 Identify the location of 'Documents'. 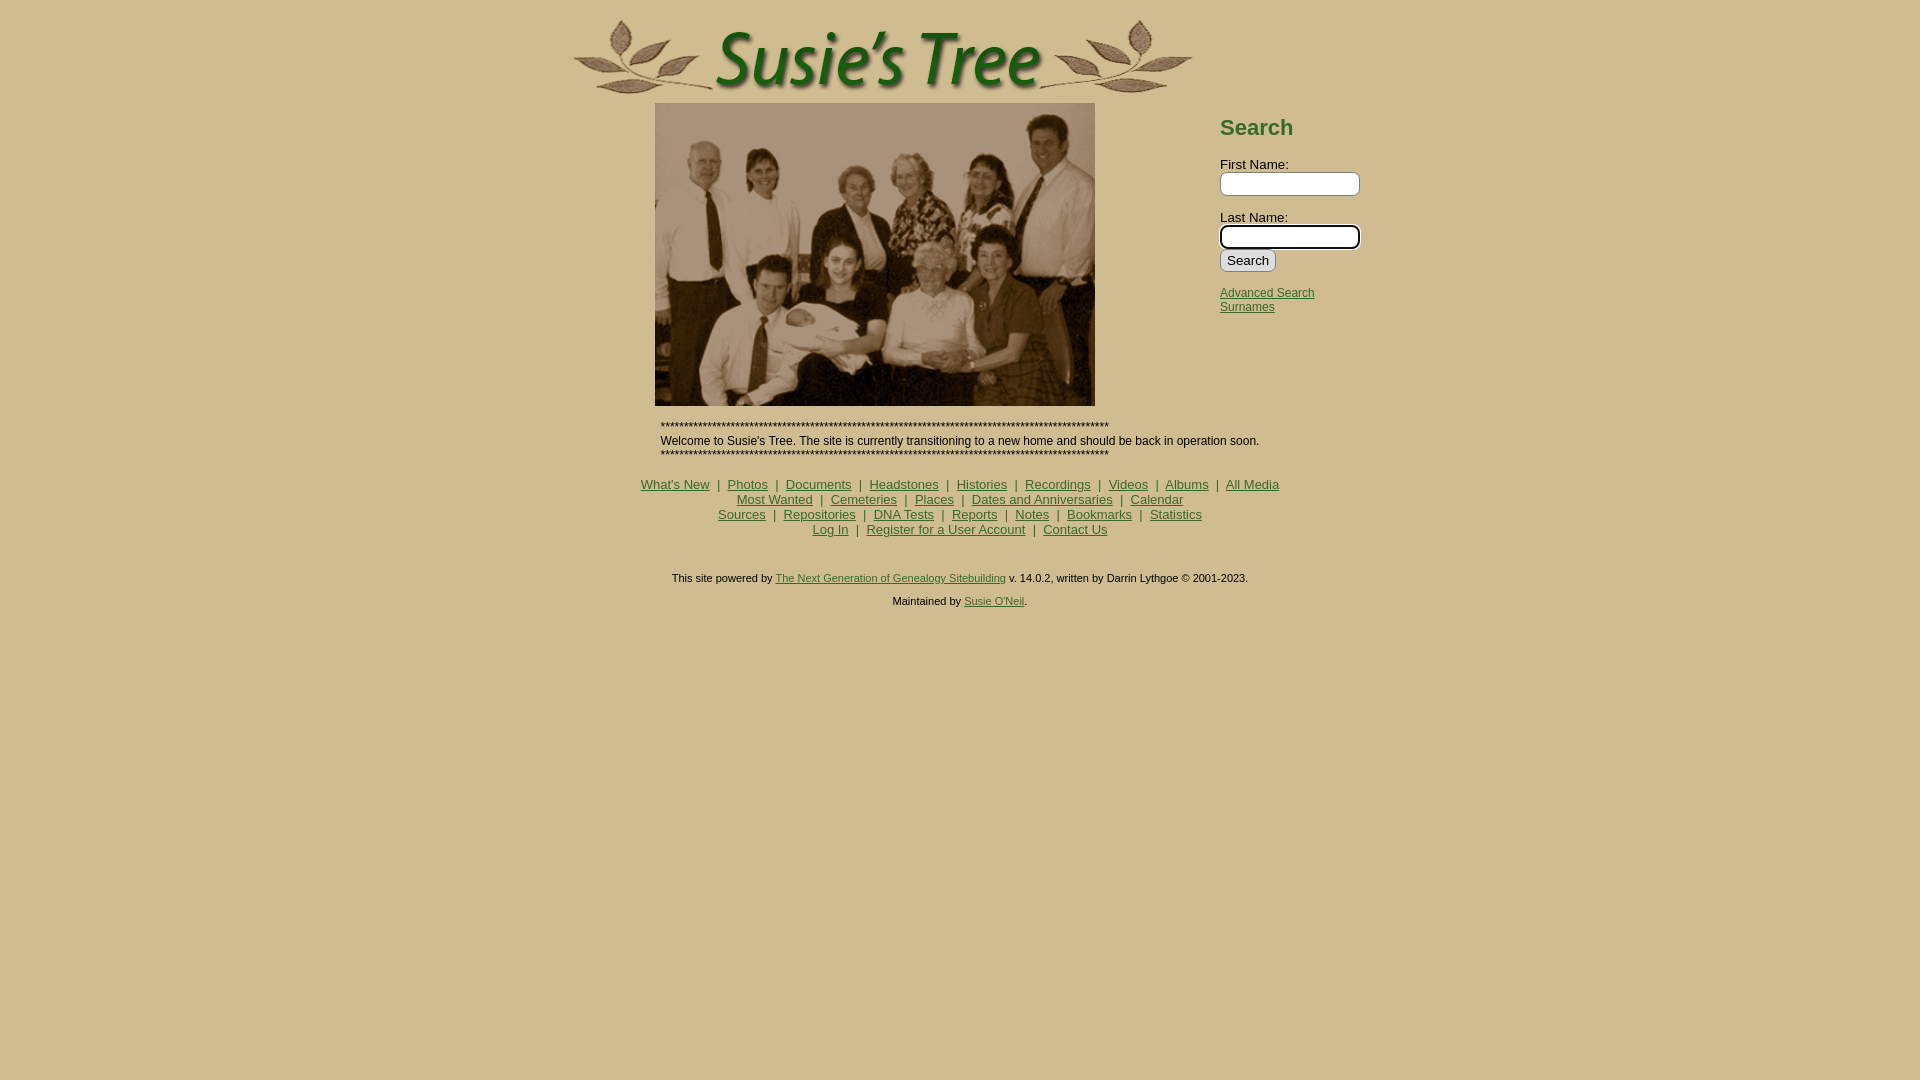
(819, 484).